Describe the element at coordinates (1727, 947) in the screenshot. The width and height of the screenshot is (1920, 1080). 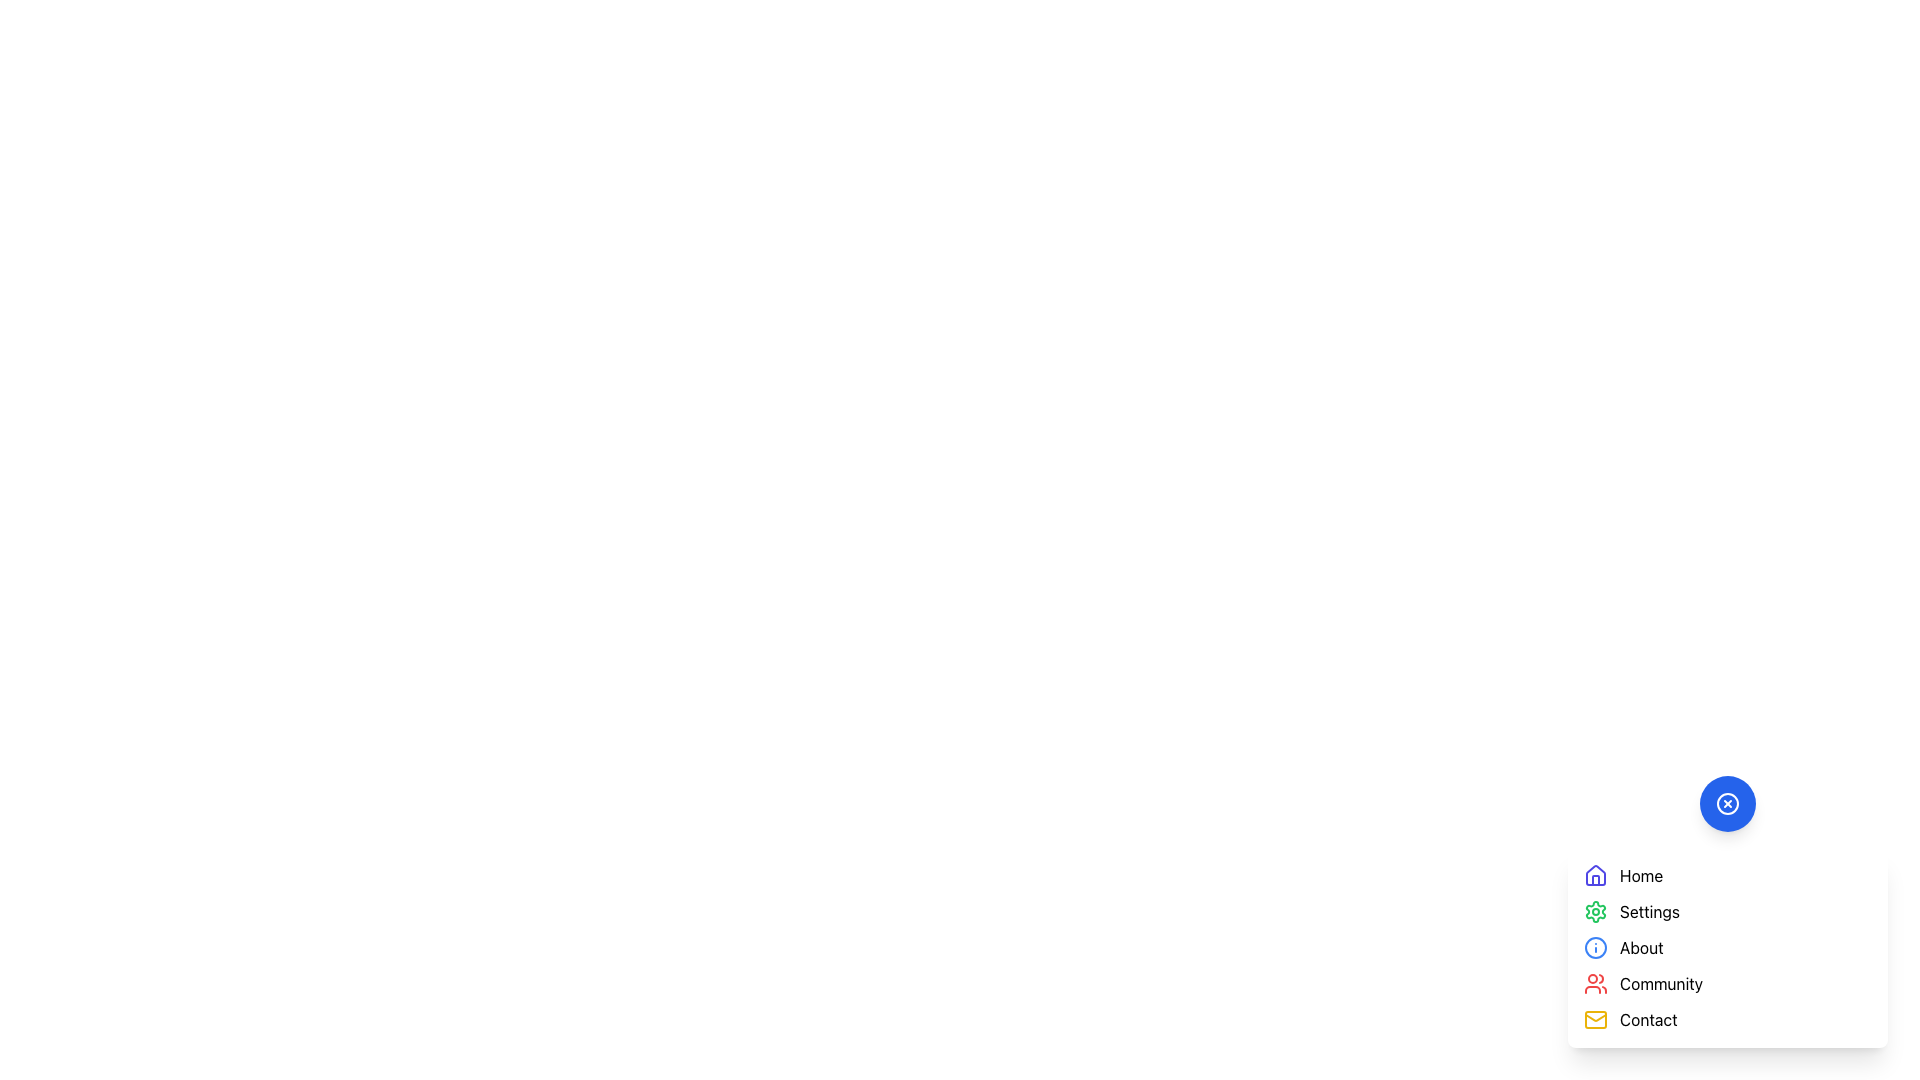
I see `the third menu item in the vertical list` at that location.